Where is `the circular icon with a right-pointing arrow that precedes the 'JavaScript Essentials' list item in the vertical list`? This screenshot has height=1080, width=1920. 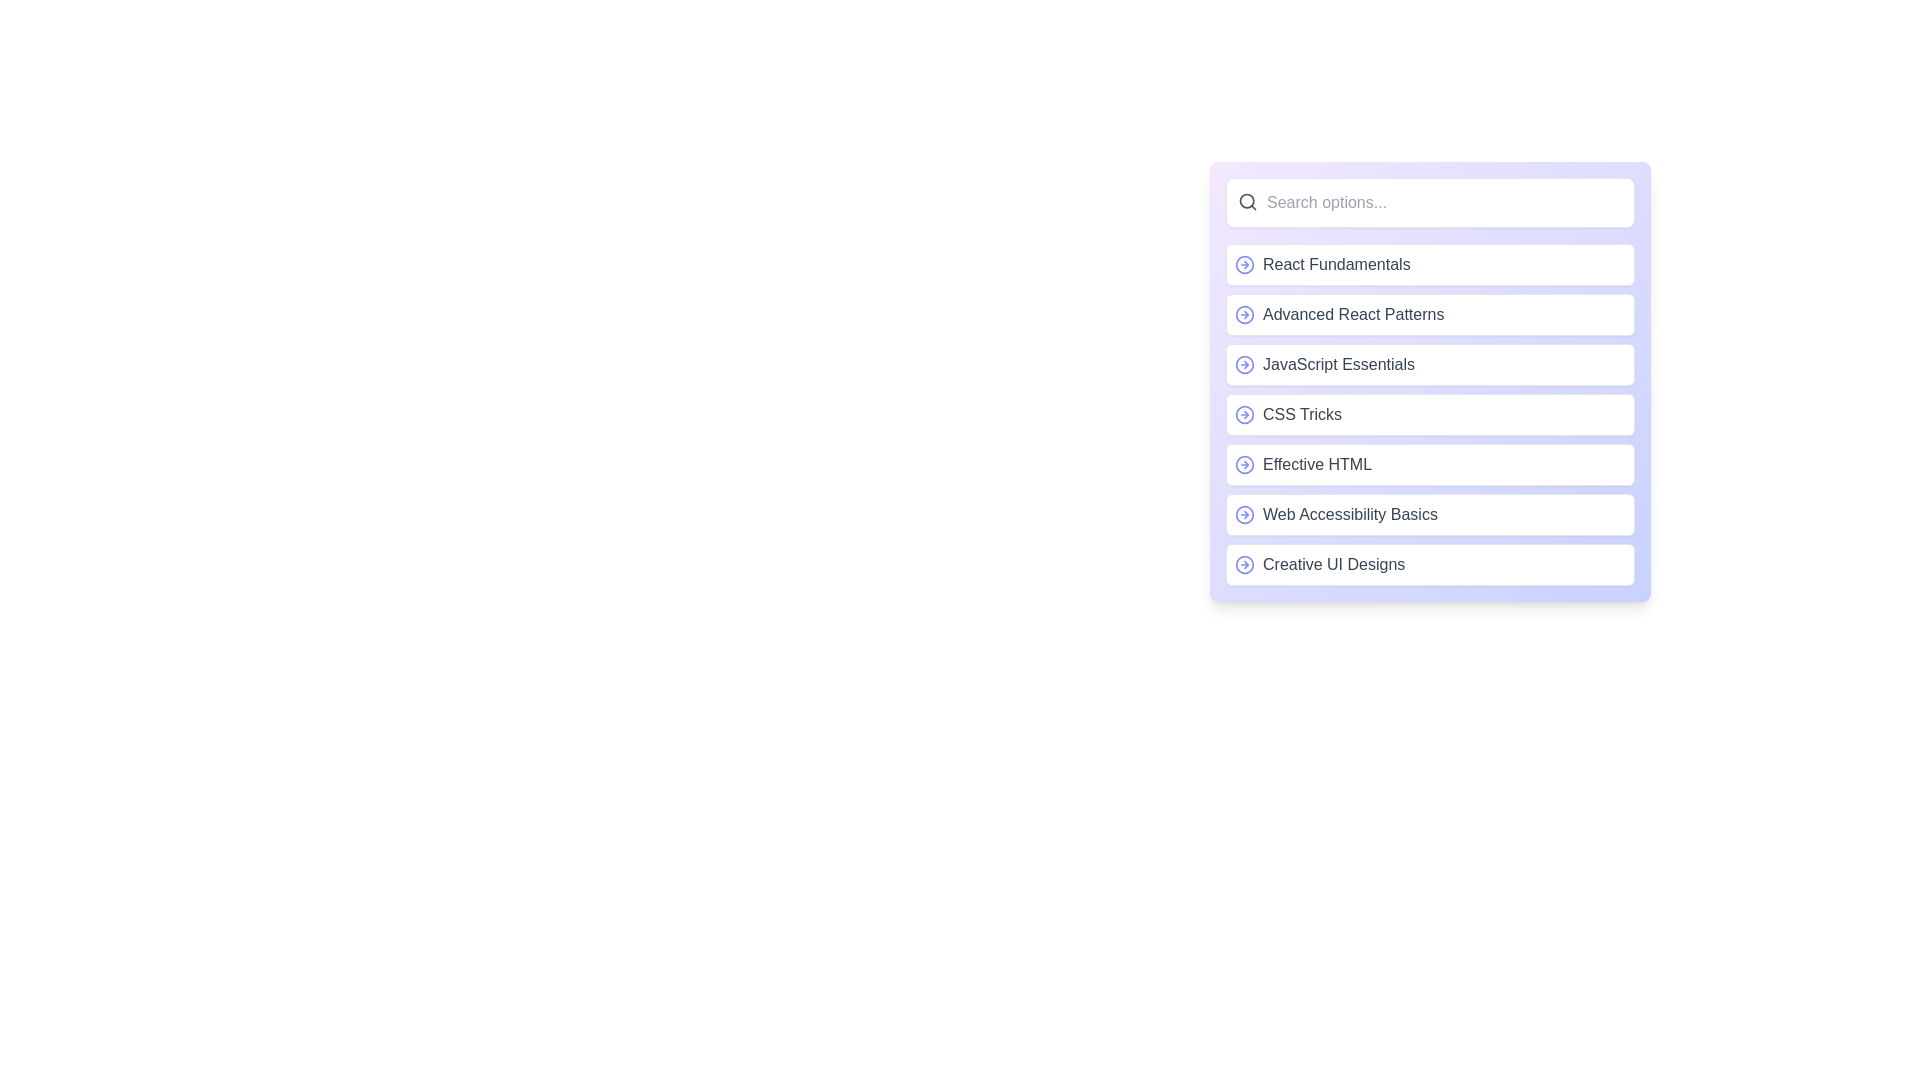
the circular icon with a right-pointing arrow that precedes the 'JavaScript Essentials' list item in the vertical list is located at coordinates (1243, 365).